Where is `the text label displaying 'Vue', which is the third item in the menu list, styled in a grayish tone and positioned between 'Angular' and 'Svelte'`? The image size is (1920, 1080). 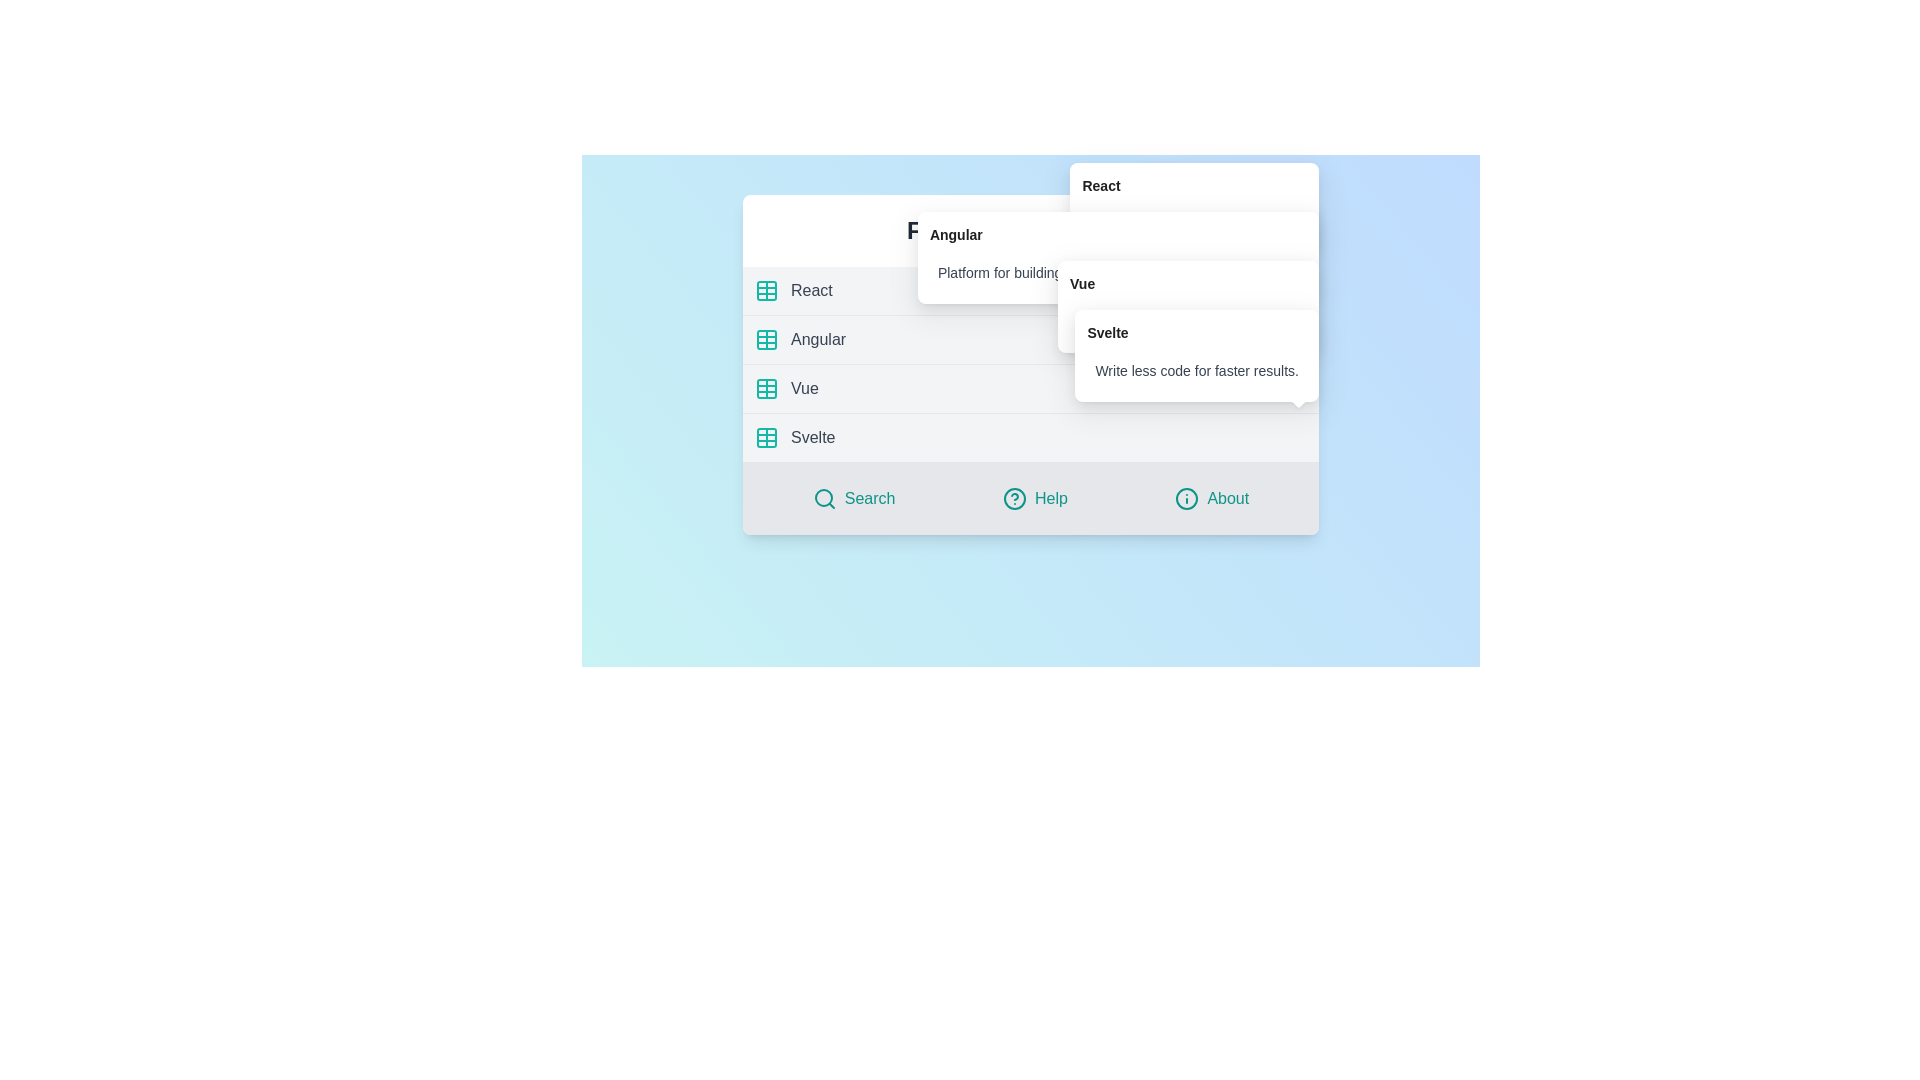
the text label displaying 'Vue', which is the third item in the menu list, styled in a grayish tone and positioned between 'Angular' and 'Svelte' is located at coordinates (804, 389).